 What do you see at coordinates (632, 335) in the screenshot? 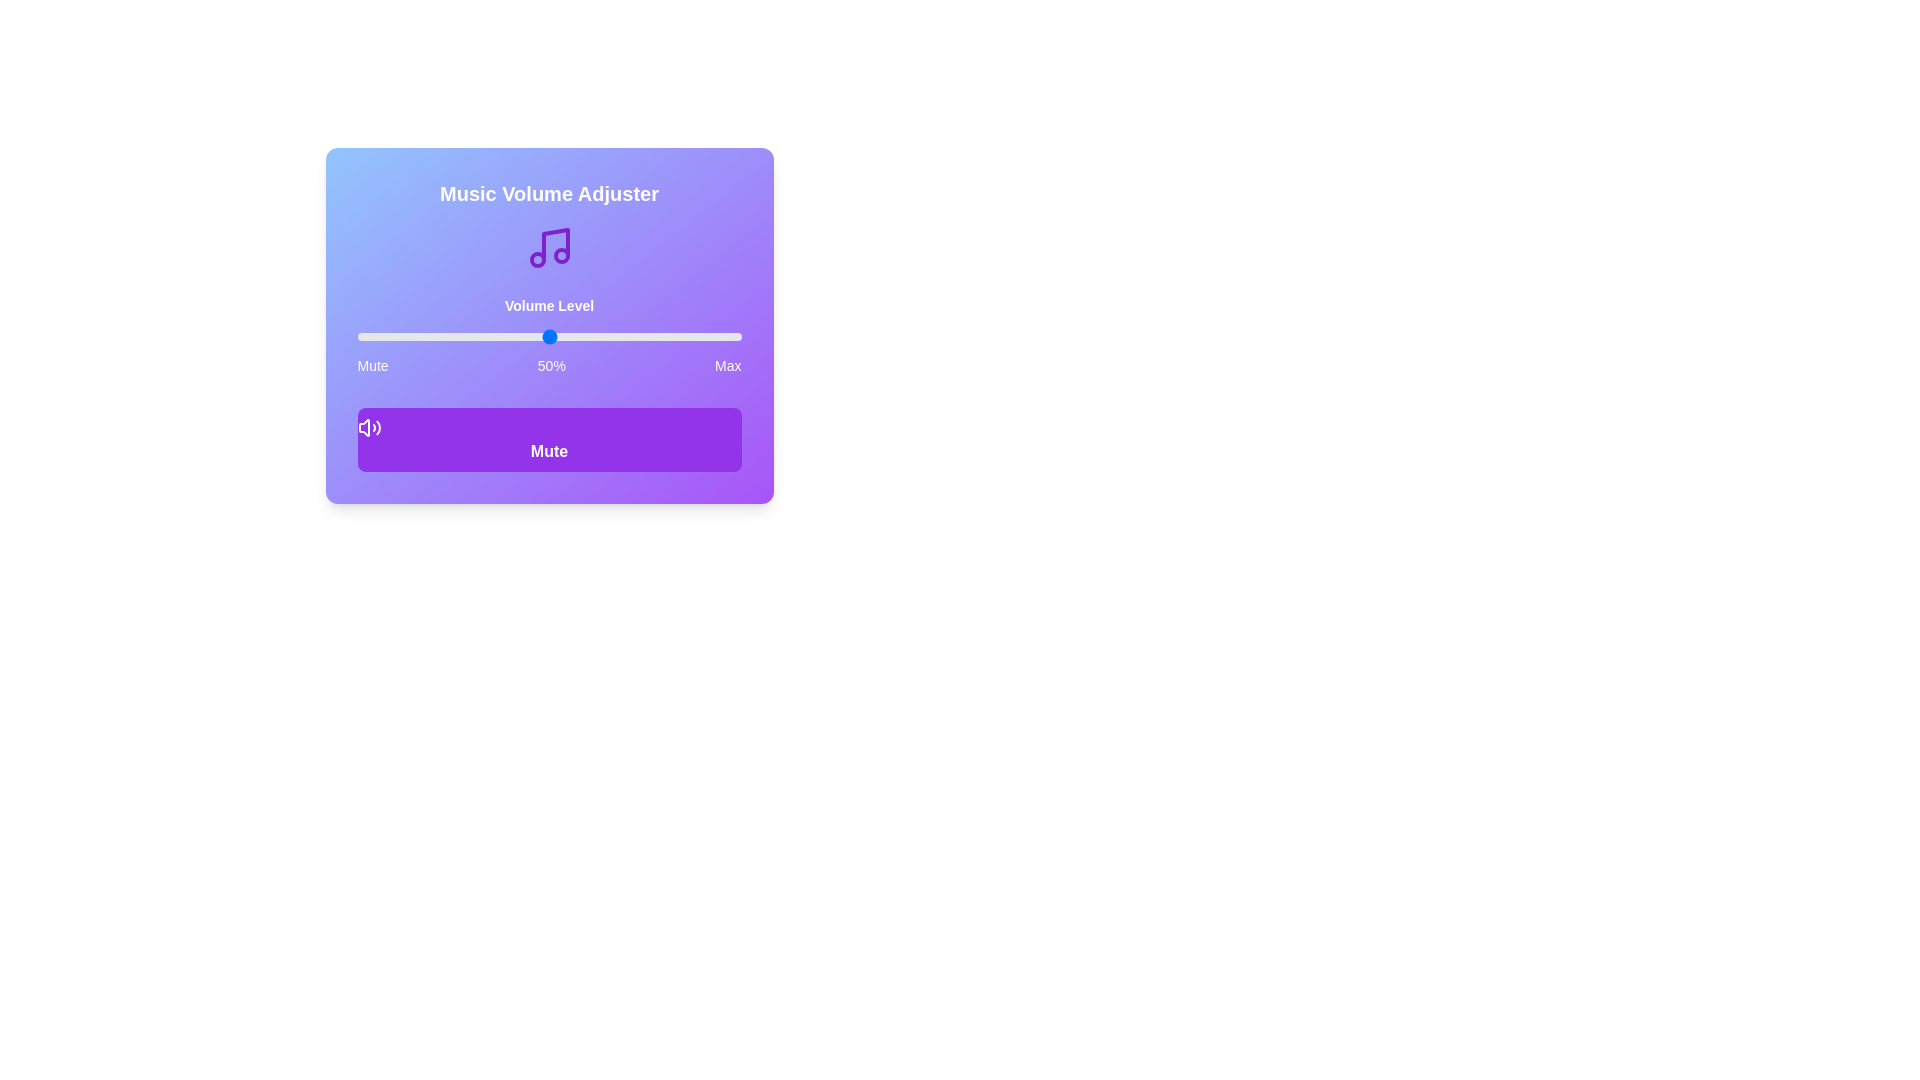
I see `the volume slider to set the volume to 72%` at bounding box center [632, 335].